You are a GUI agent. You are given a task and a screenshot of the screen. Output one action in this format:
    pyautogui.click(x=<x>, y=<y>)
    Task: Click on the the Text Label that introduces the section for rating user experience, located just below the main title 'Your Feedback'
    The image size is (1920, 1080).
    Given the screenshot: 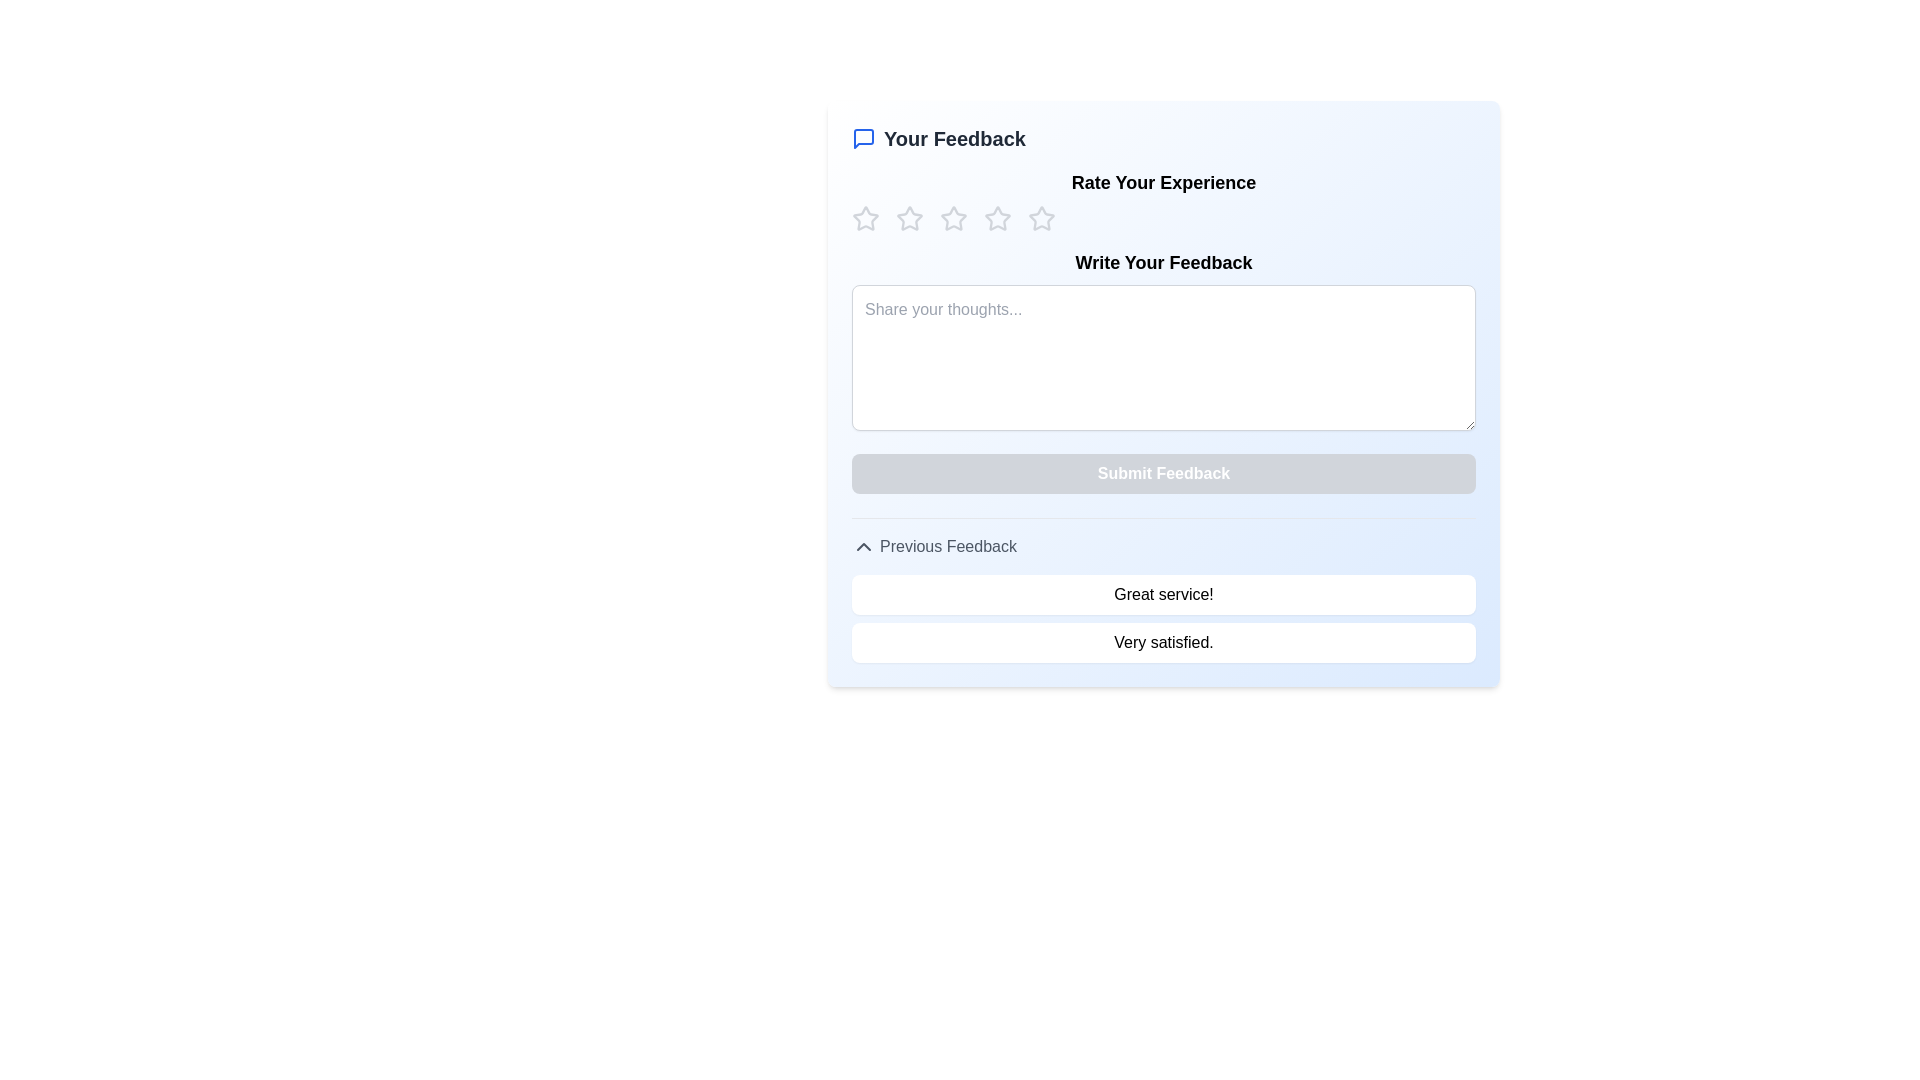 What is the action you would take?
    pyautogui.click(x=1163, y=182)
    